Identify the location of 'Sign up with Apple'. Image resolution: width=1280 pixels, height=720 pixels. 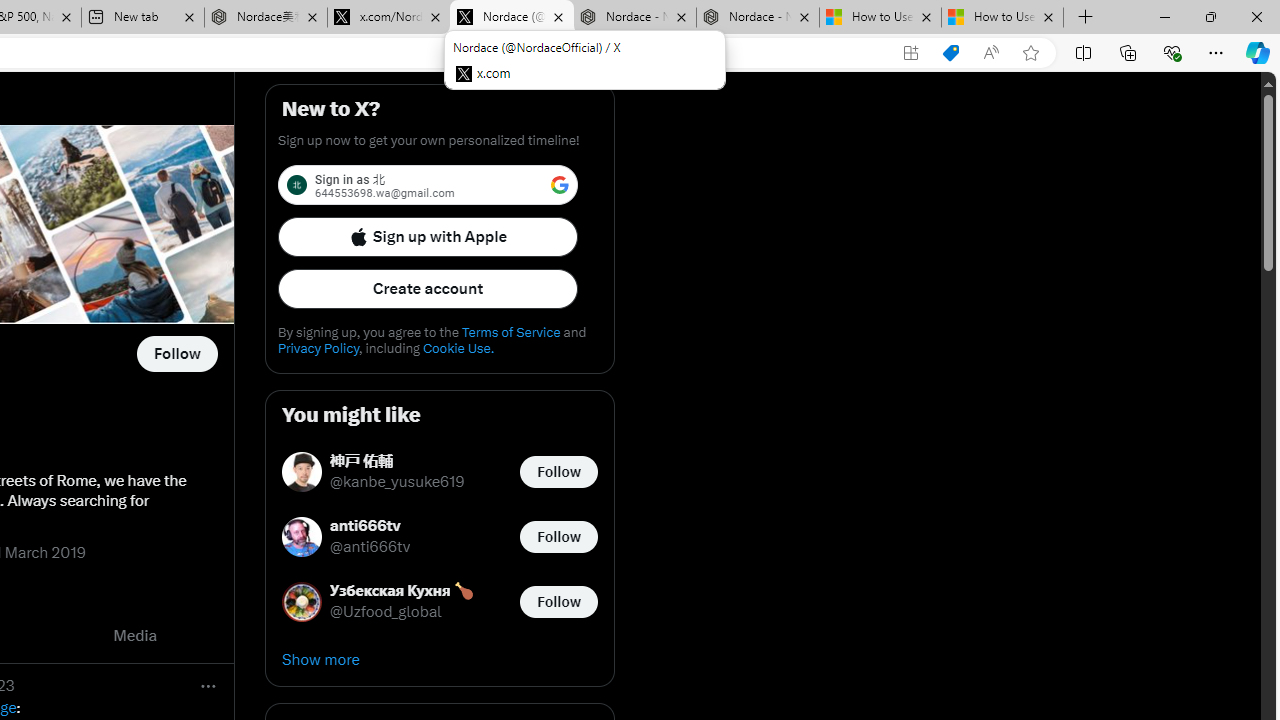
(427, 235).